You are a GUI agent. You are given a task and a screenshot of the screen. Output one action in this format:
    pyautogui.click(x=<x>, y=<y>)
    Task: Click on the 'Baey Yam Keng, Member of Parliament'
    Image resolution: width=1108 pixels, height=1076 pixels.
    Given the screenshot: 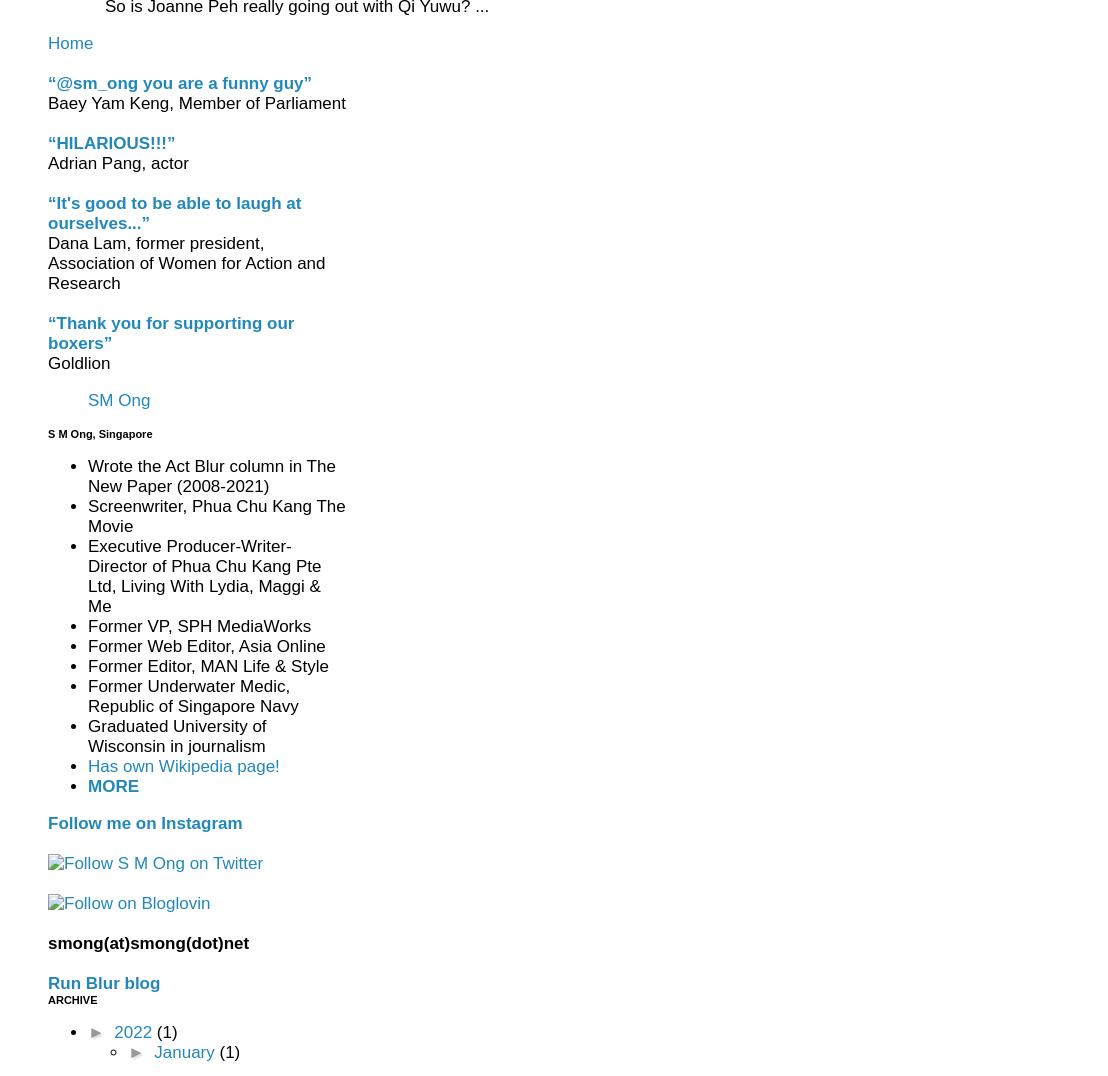 What is the action you would take?
    pyautogui.click(x=196, y=102)
    